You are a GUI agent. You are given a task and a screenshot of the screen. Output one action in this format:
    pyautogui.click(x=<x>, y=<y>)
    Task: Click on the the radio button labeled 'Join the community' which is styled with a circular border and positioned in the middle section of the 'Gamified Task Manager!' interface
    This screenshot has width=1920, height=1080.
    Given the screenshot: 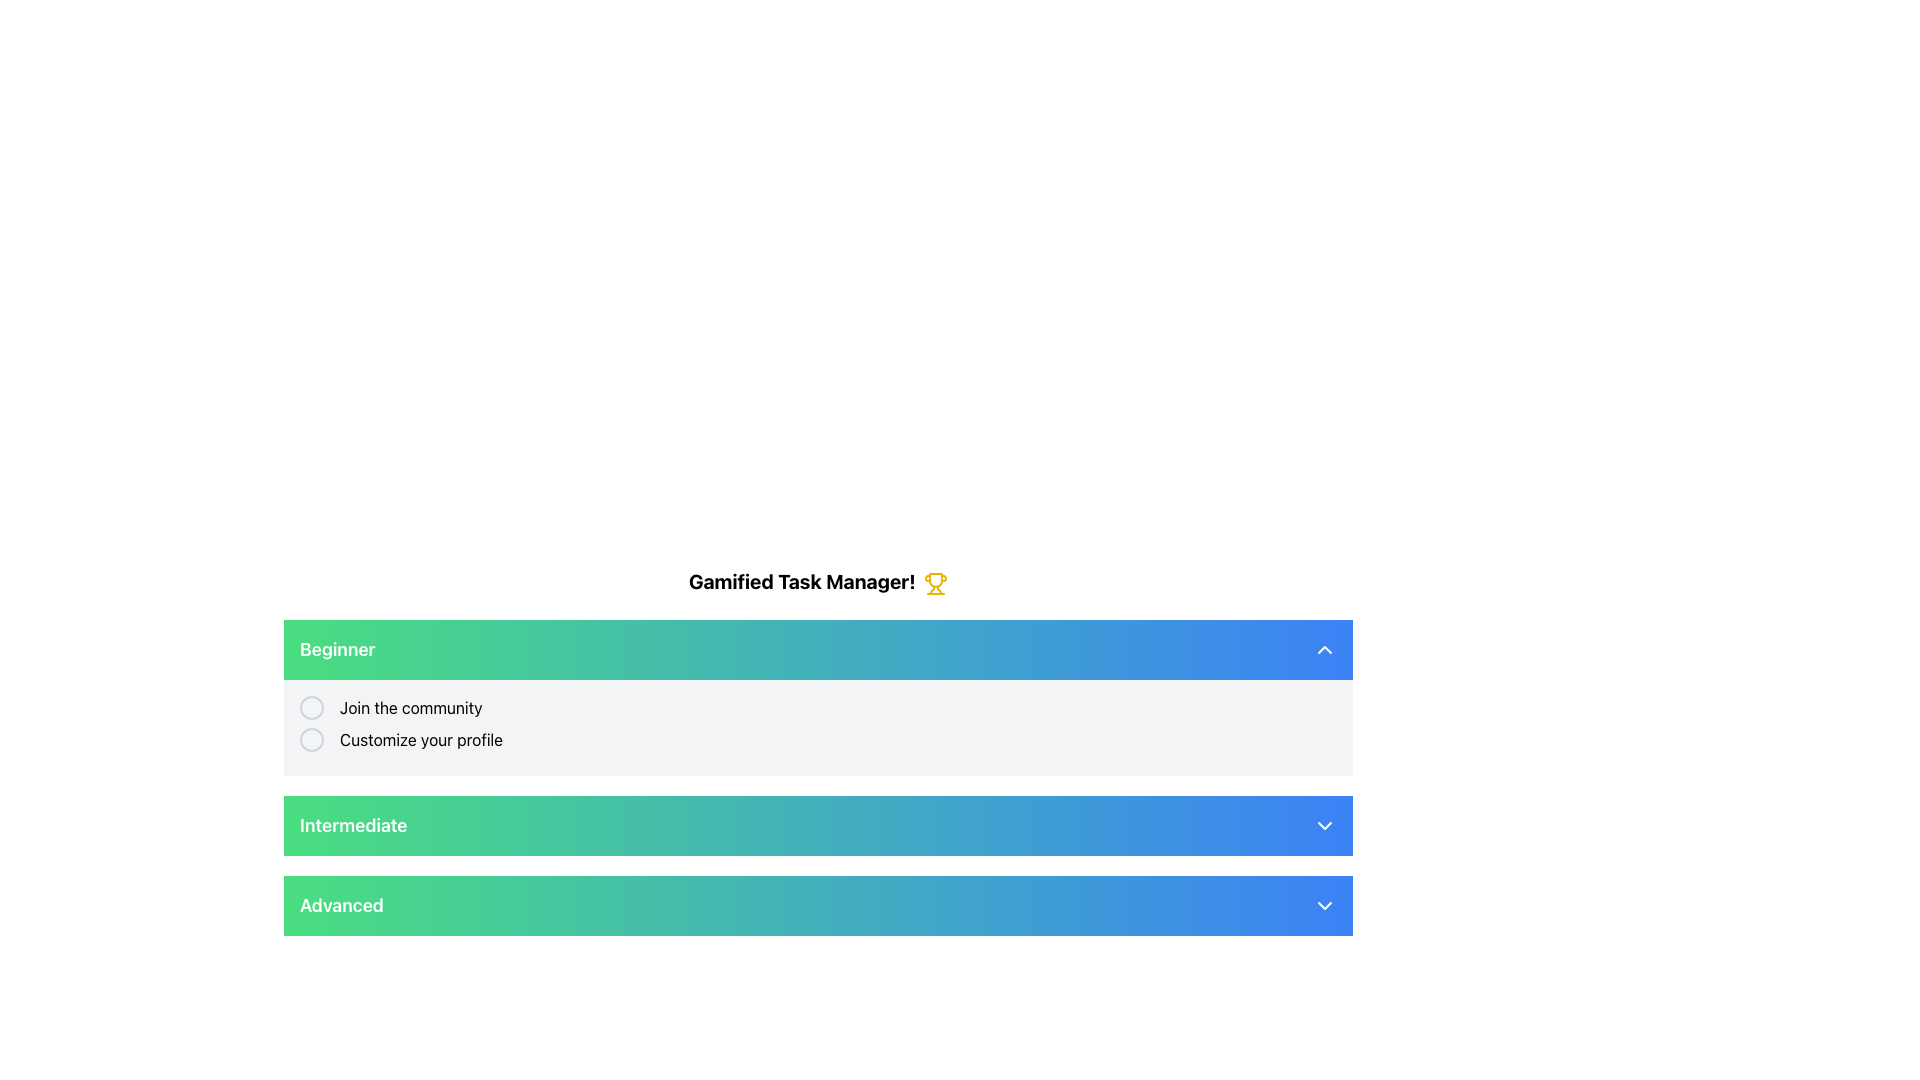 What is the action you would take?
    pyautogui.click(x=818, y=707)
    